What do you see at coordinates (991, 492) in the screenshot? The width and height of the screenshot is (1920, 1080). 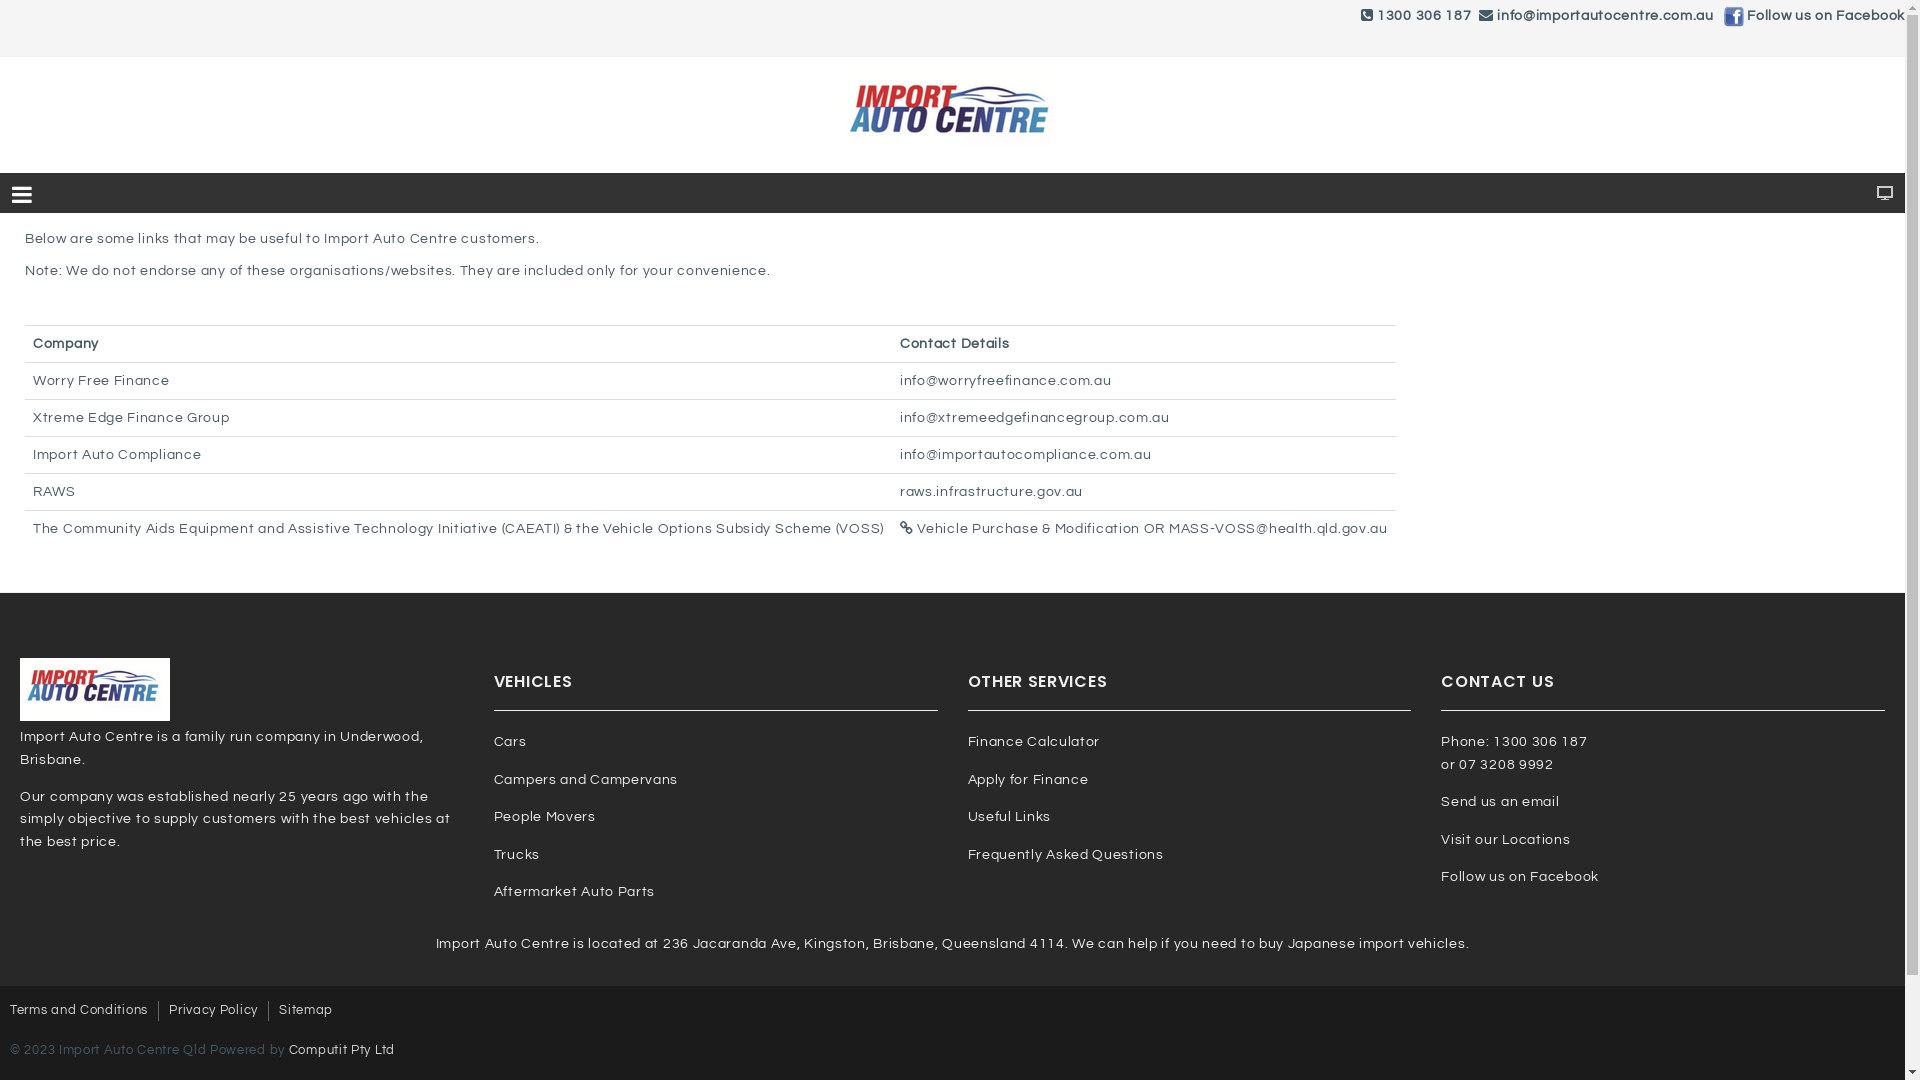 I see `'raws.infrastructure.gov.au'` at bounding box center [991, 492].